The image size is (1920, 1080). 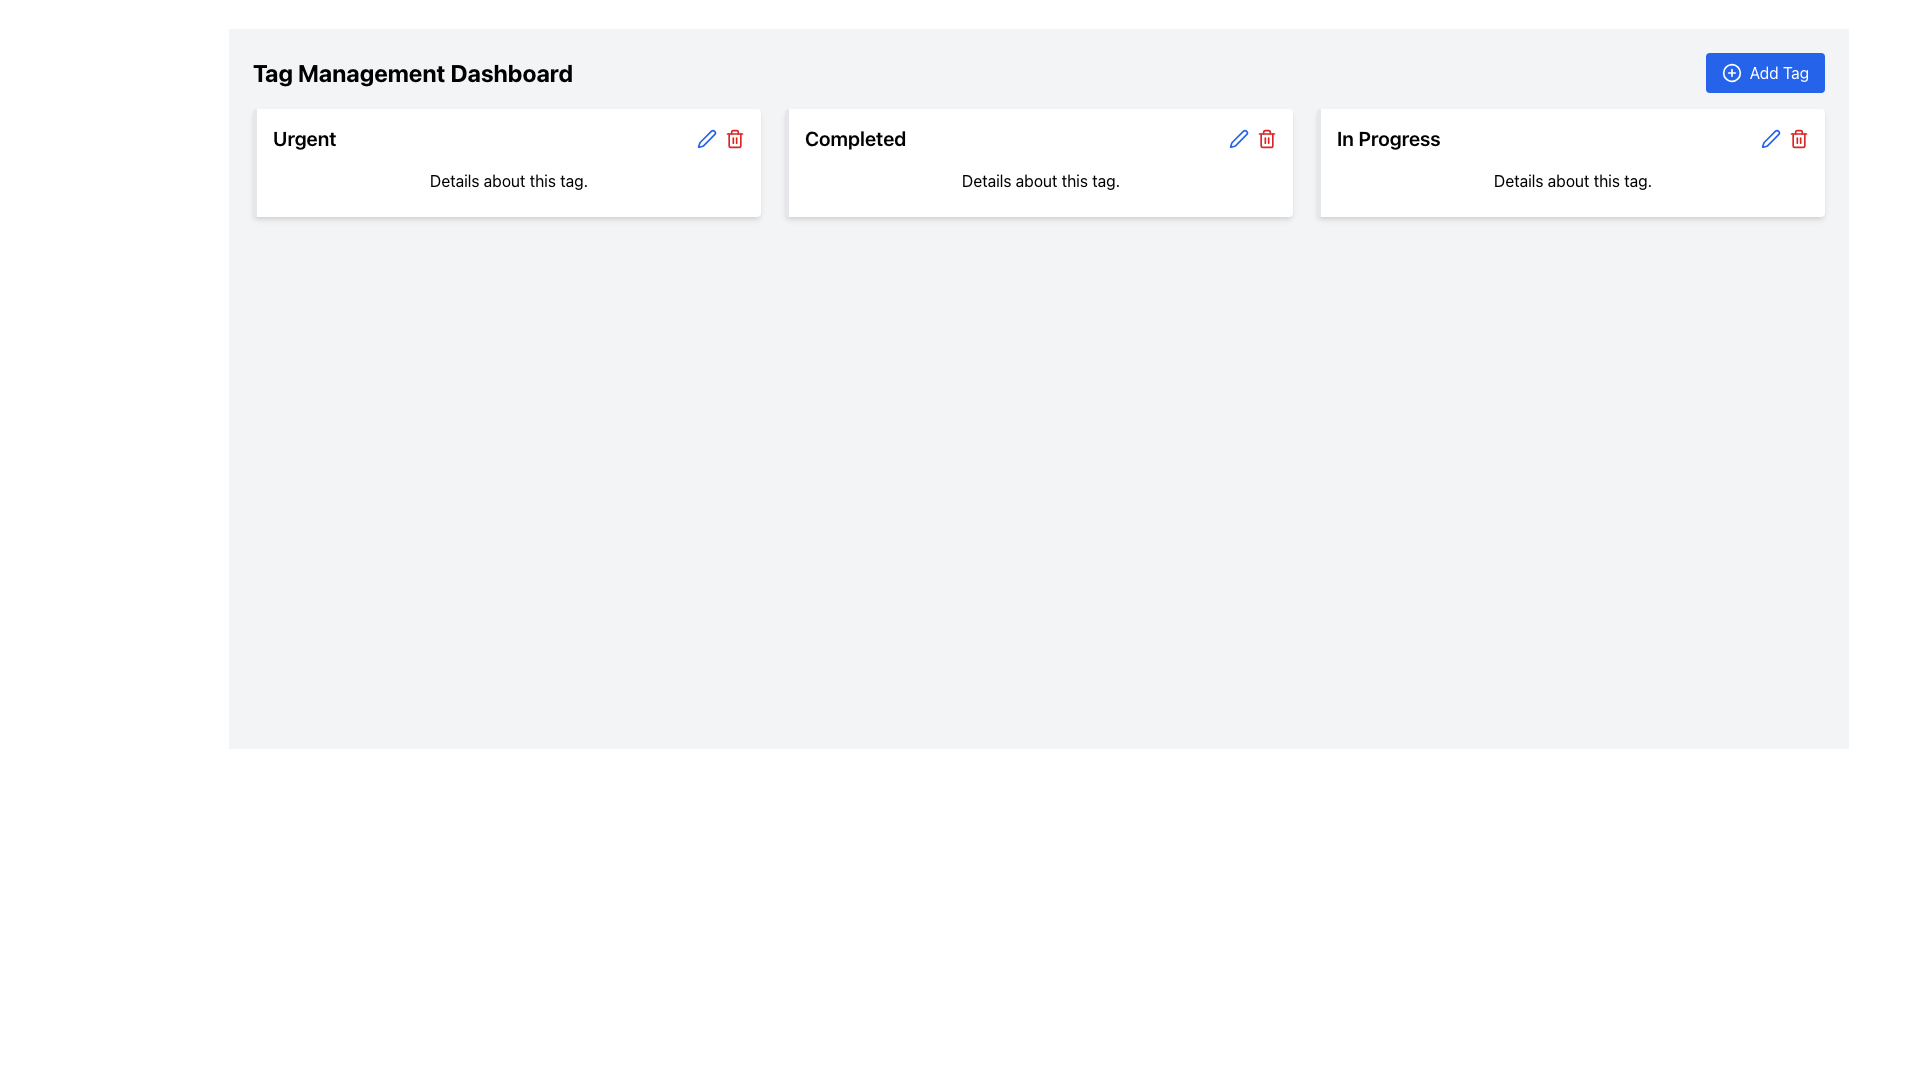 What do you see at coordinates (1730, 72) in the screenshot?
I see `the Circle element of the 'Add Tag' button, which is located in the top-right corner and features a plus sign` at bounding box center [1730, 72].